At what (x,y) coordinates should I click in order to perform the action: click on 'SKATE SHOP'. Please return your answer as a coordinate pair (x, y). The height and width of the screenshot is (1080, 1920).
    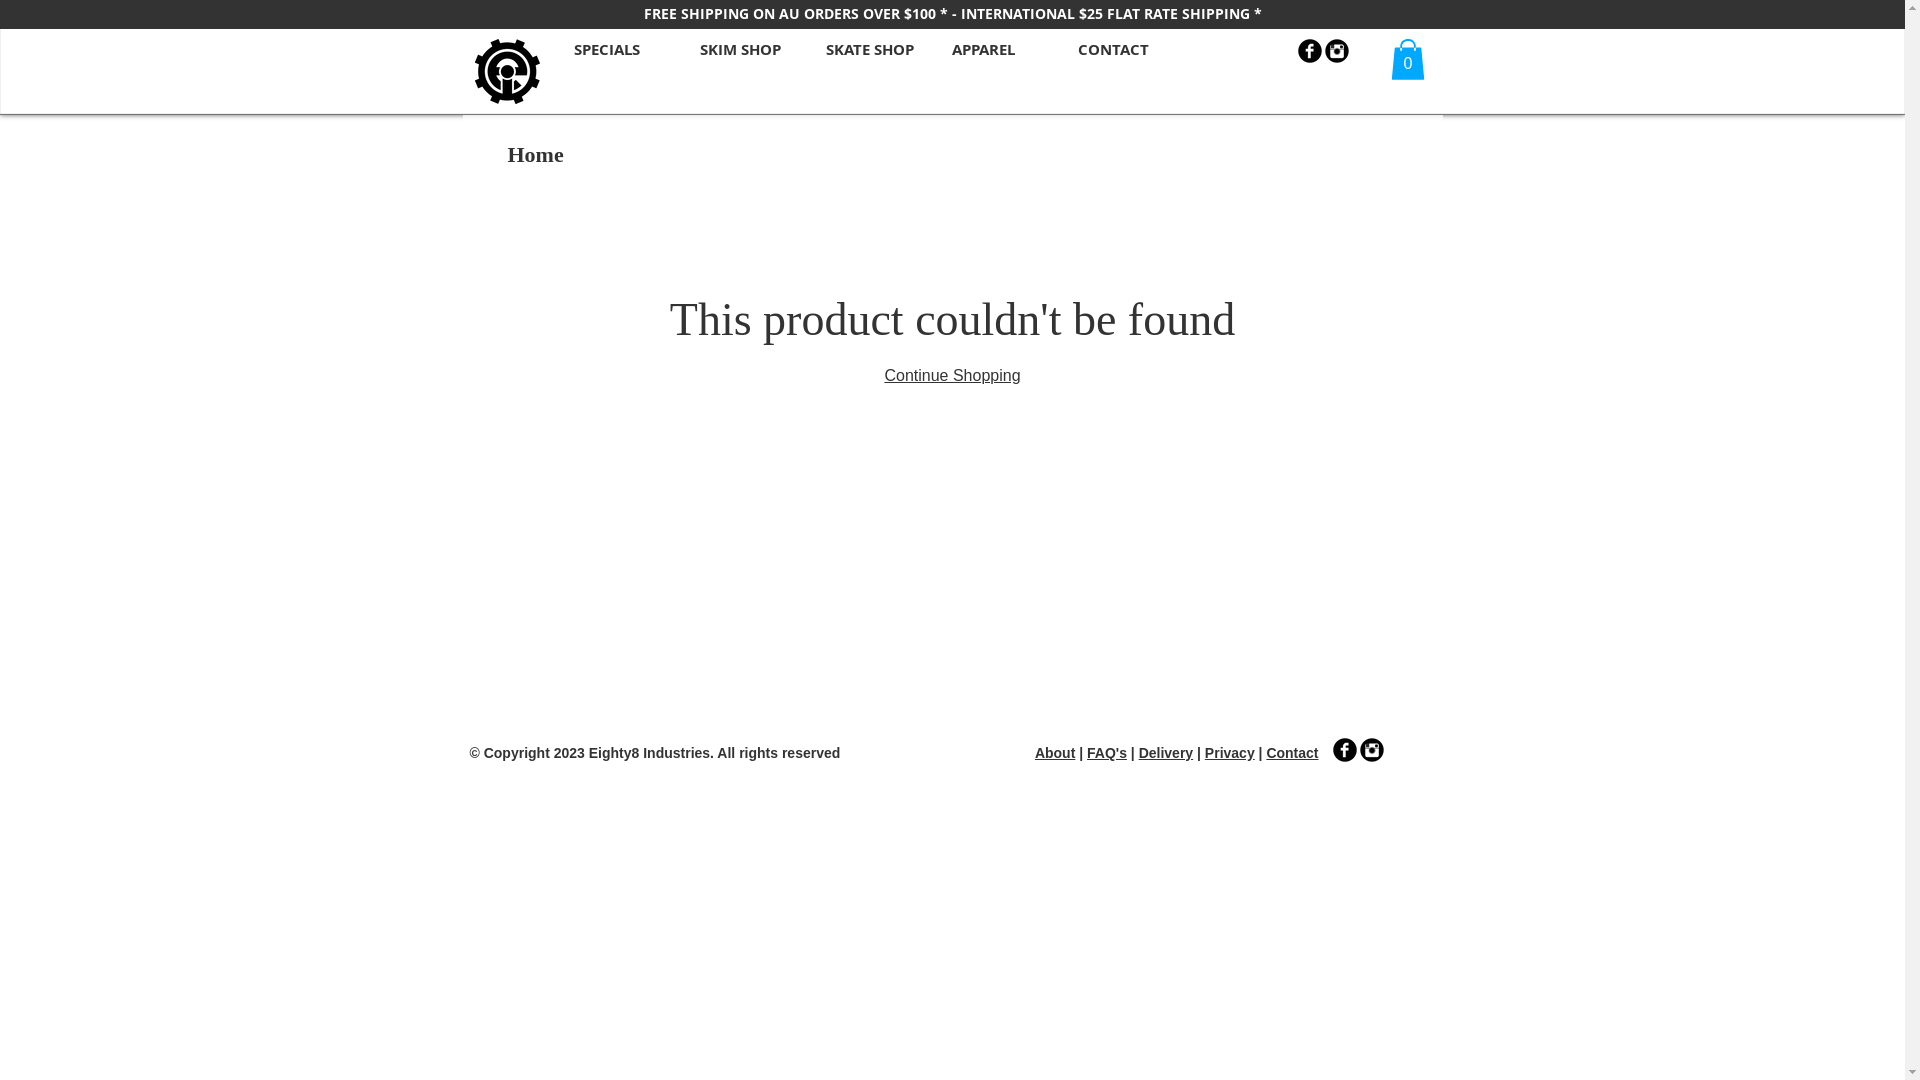
    Looking at the image, I should click on (806, 45).